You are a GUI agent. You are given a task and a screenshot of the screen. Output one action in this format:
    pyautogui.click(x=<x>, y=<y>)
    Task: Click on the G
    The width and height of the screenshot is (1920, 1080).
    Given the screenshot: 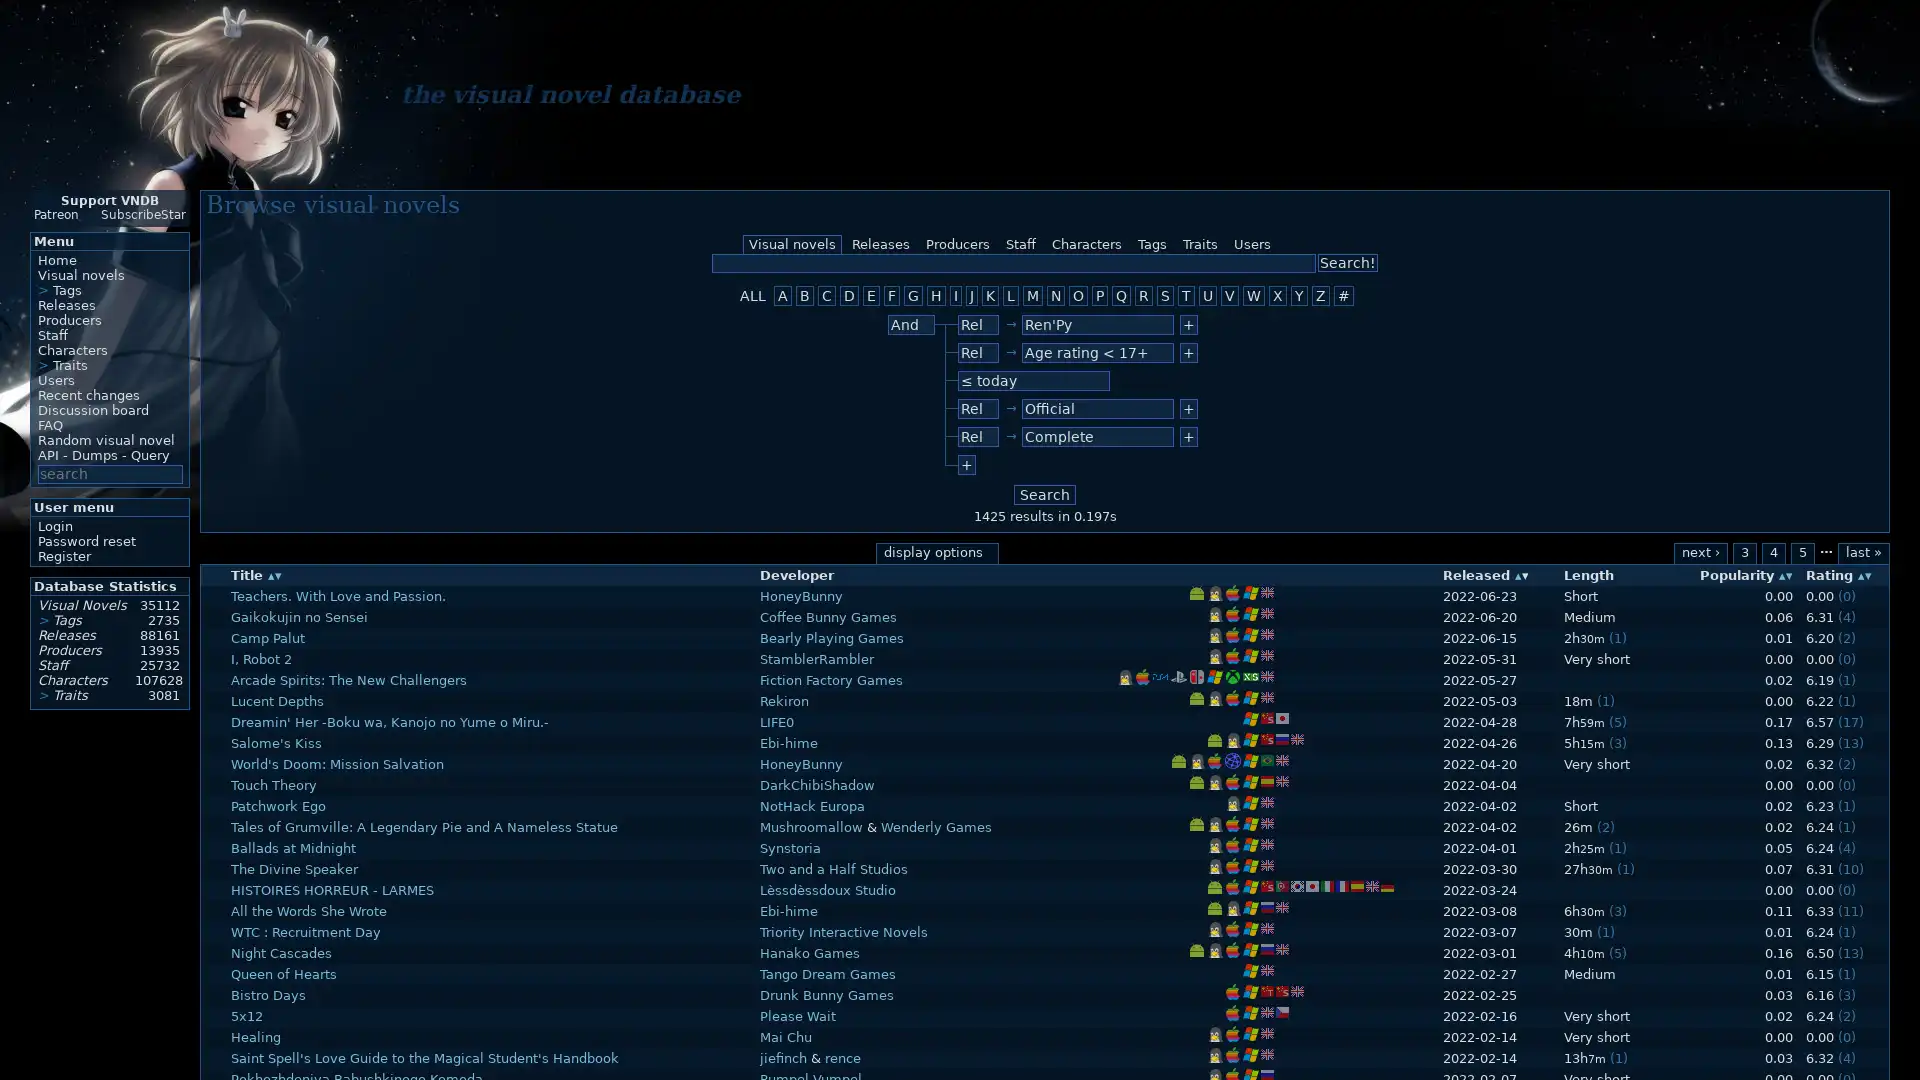 What is the action you would take?
    pyautogui.click(x=912, y=296)
    